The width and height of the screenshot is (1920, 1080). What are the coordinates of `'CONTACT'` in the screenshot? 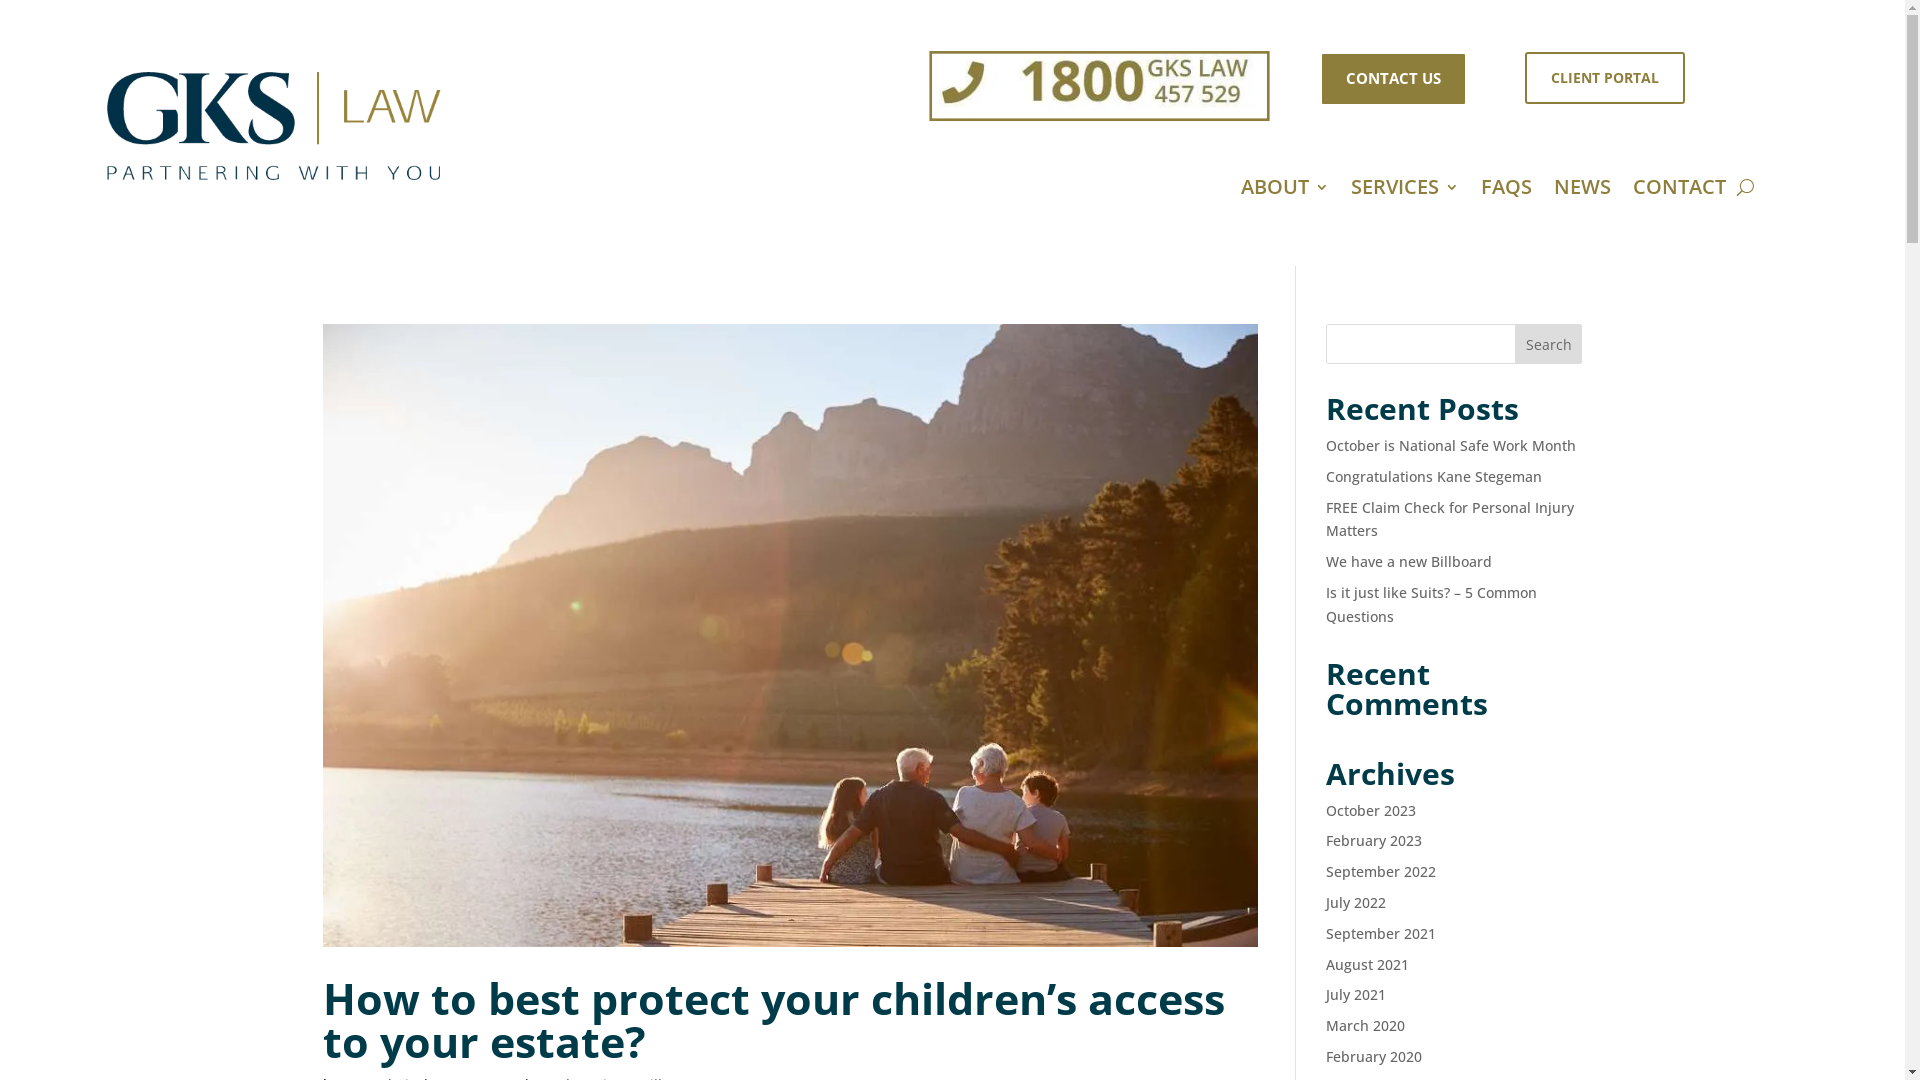 It's located at (1679, 191).